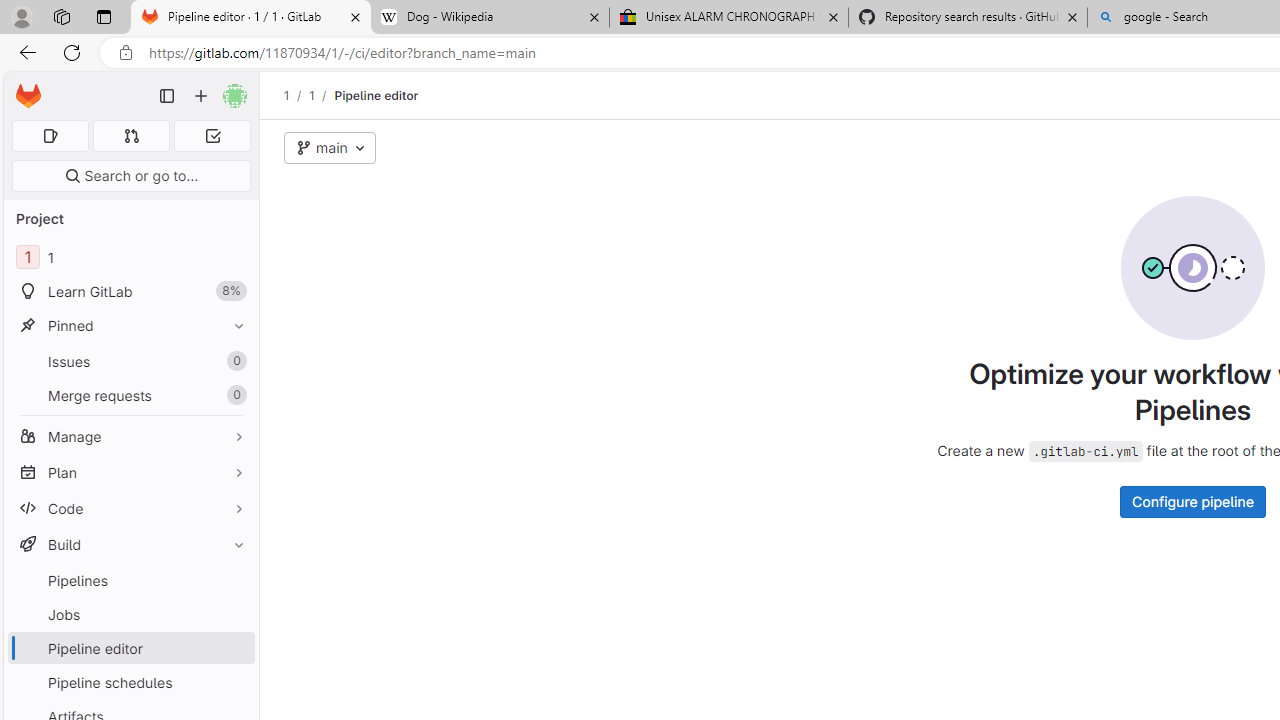 This screenshot has height=720, width=1280. What do you see at coordinates (234, 613) in the screenshot?
I see `'Pin Jobs'` at bounding box center [234, 613].